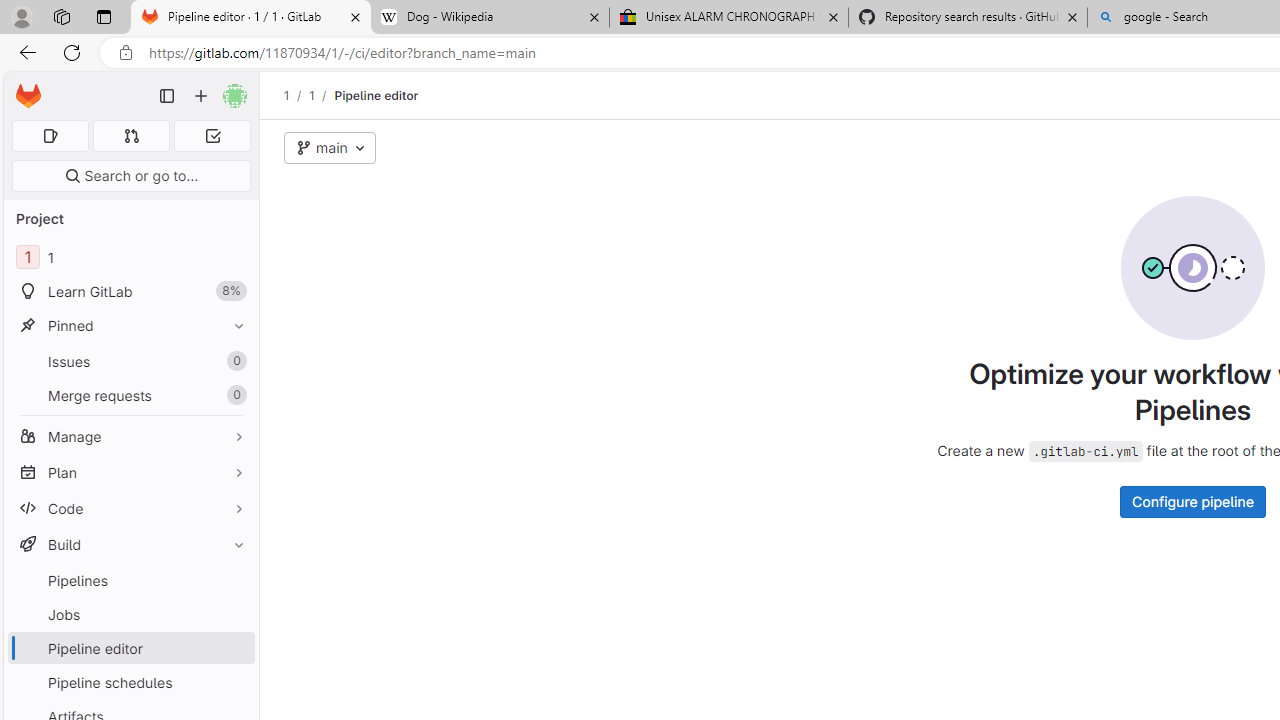 This screenshot has height=720, width=1280. What do you see at coordinates (234, 613) in the screenshot?
I see `'Pin Jobs'` at bounding box center [234, 613].